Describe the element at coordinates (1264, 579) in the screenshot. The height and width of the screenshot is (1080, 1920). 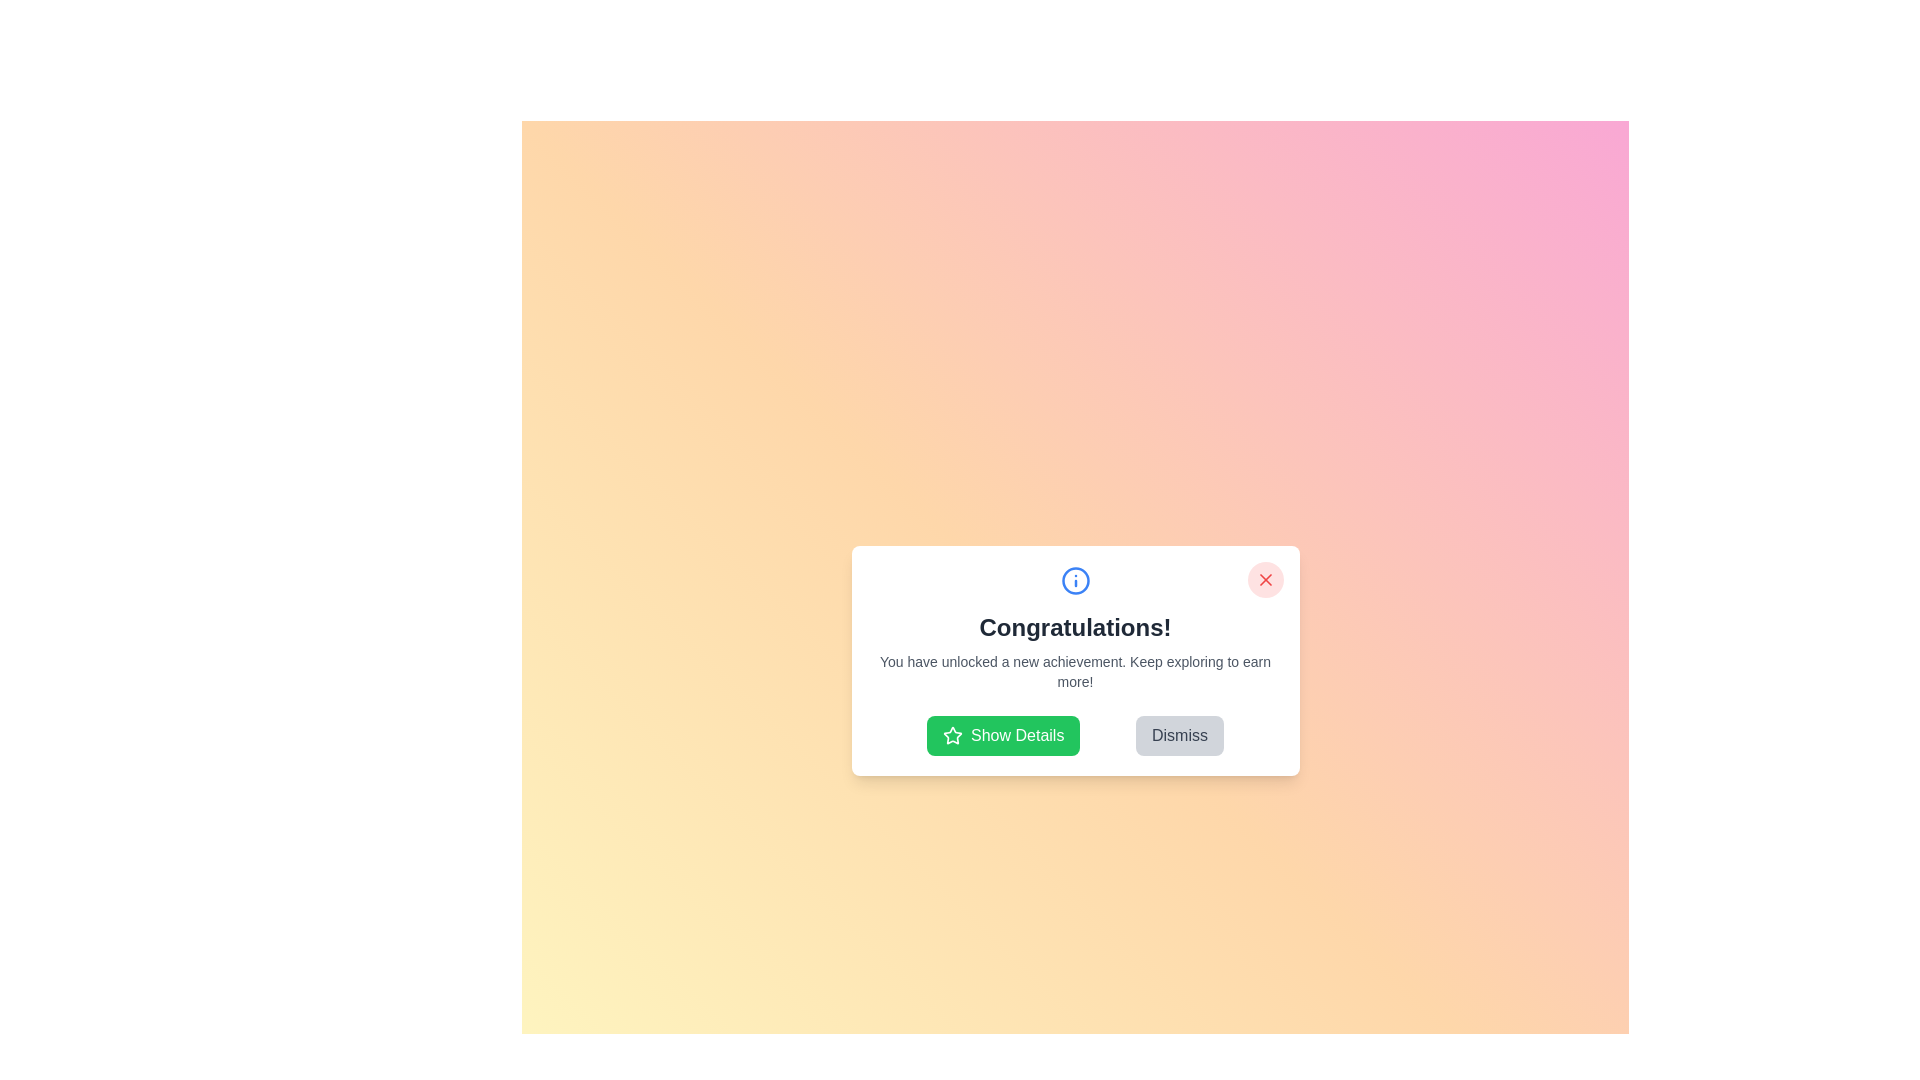
I see `the close button to close the dialog` at that location.